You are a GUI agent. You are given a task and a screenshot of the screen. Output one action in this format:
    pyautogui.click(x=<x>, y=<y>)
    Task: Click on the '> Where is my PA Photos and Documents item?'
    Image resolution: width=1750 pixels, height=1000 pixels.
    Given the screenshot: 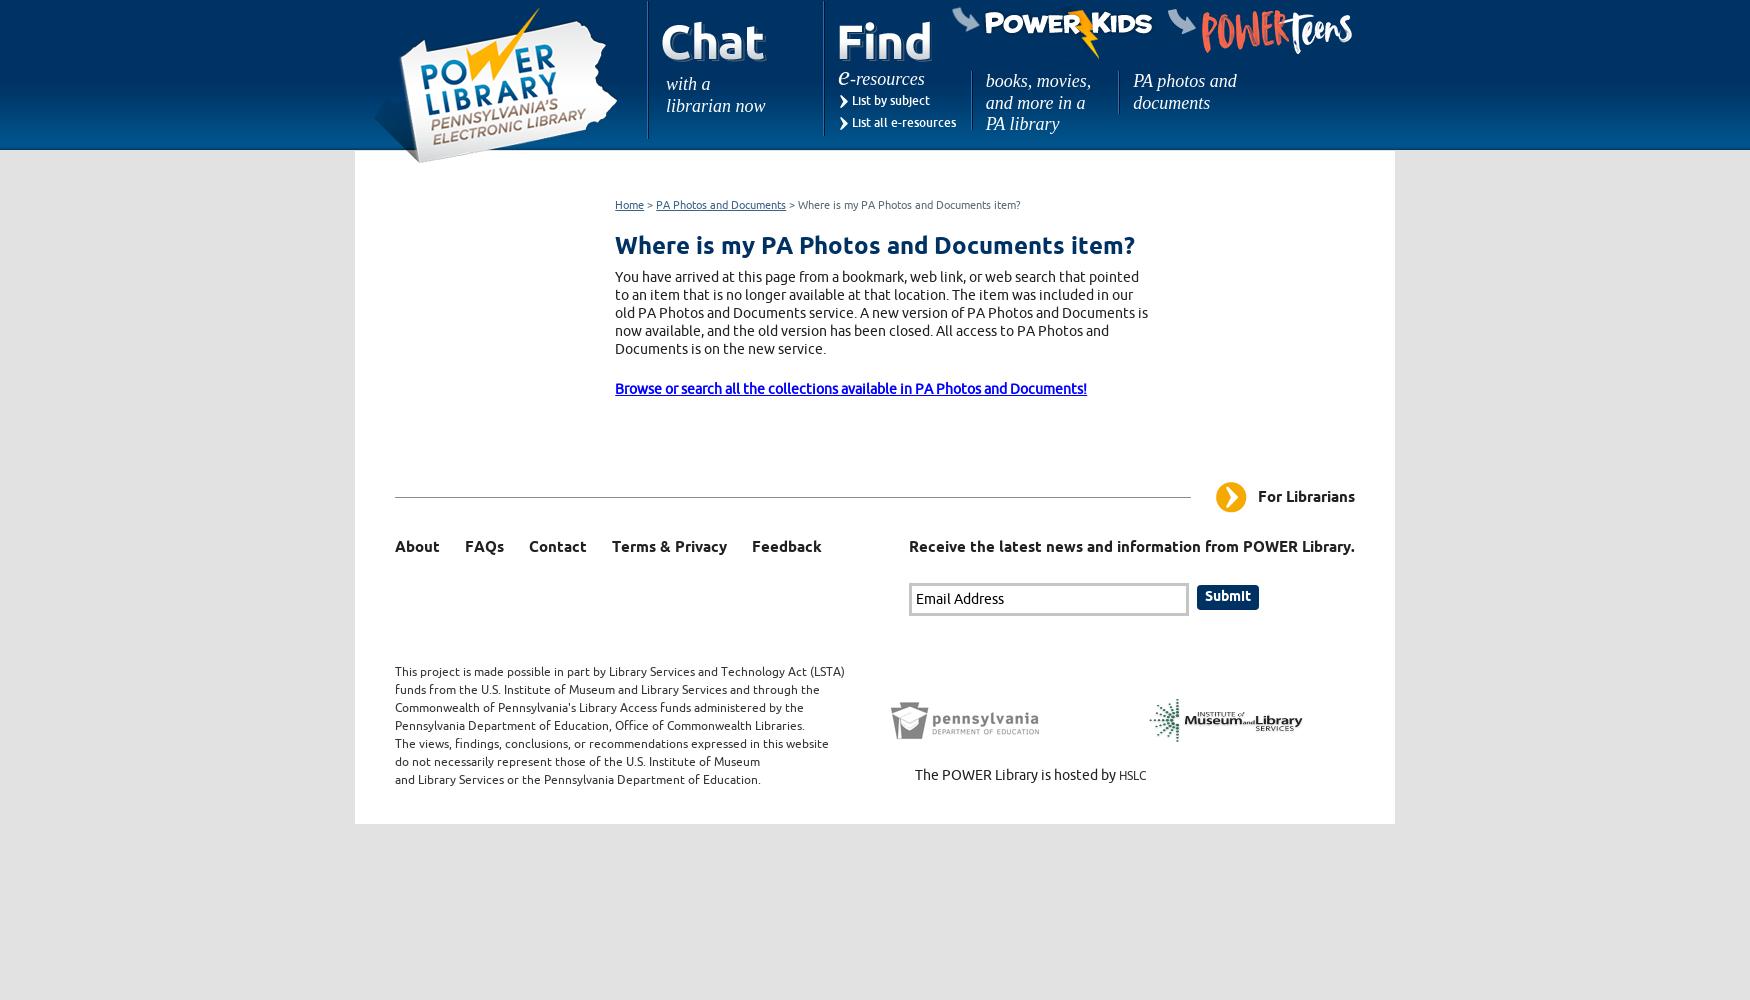 What is the action you would take?
    pyautogui.click(x=902, y=203)
    